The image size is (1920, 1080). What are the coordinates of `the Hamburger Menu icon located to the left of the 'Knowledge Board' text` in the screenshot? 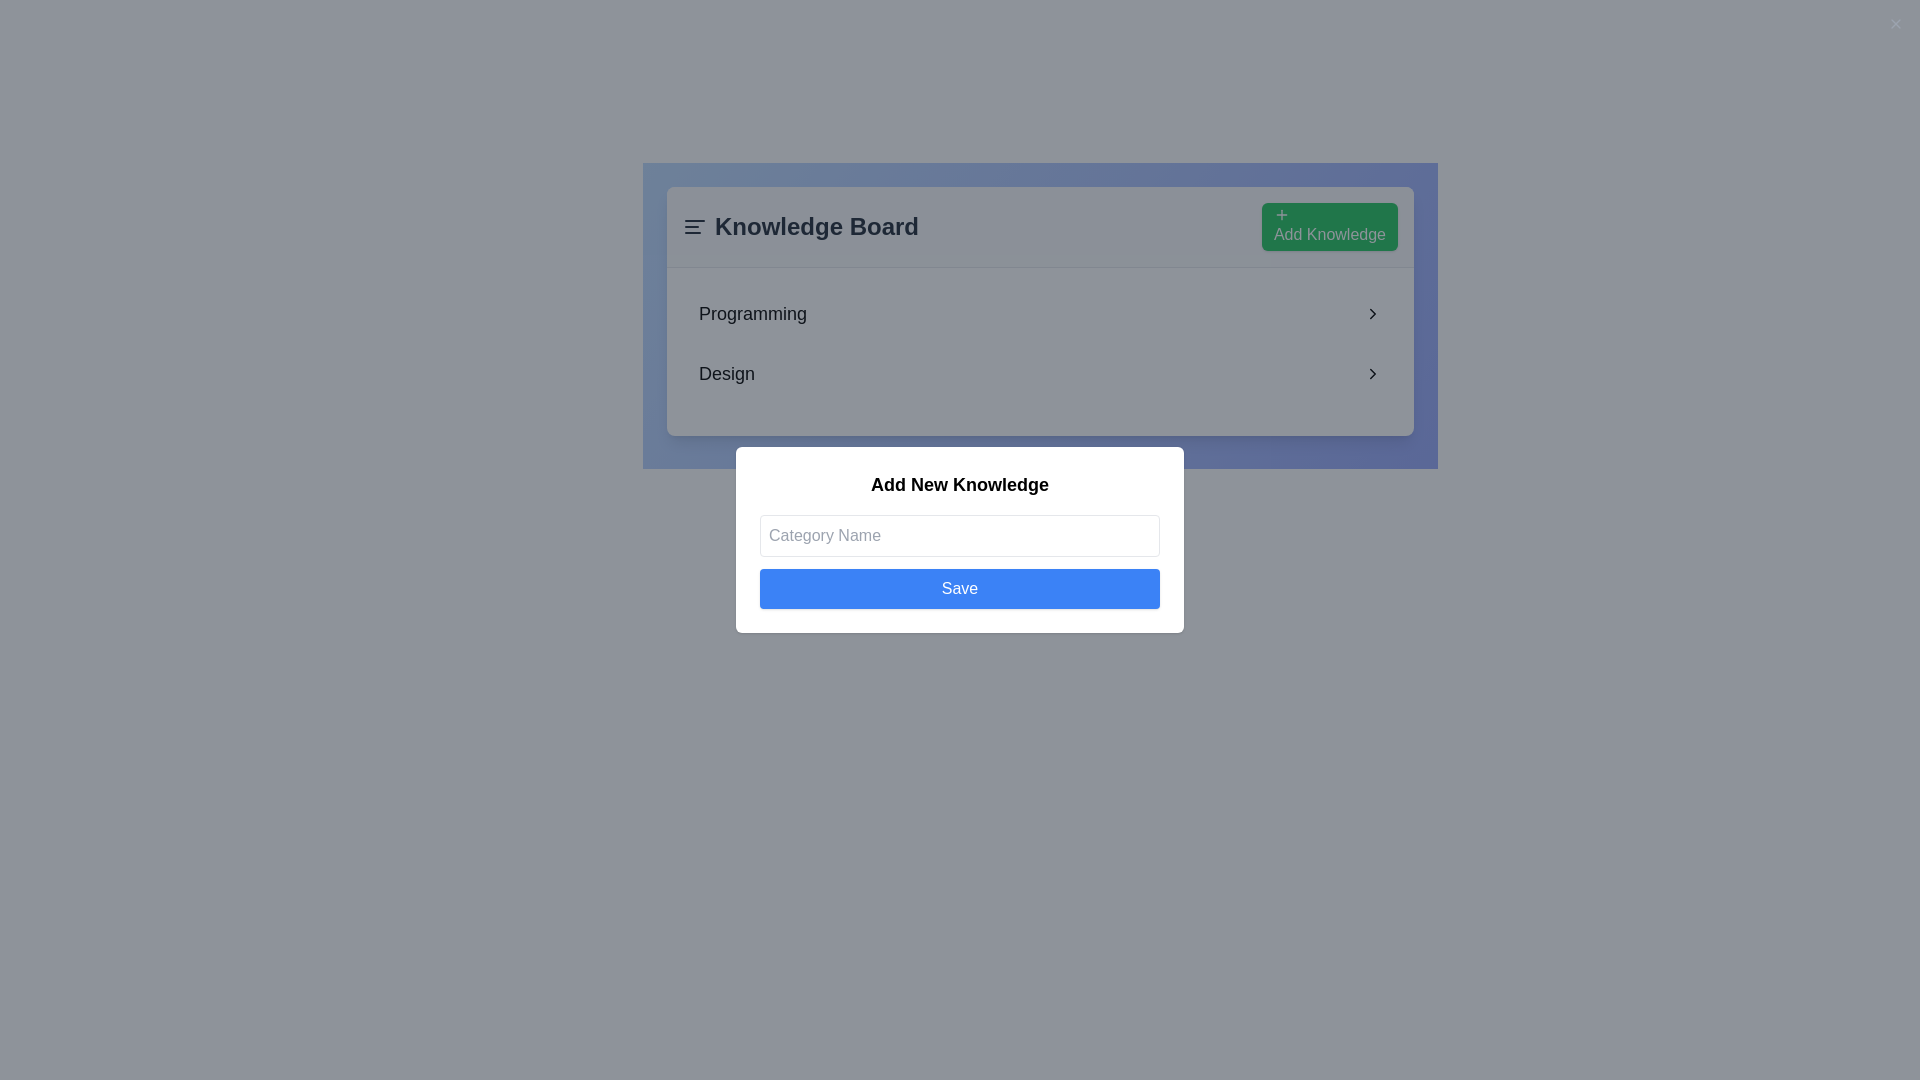 It's located at (695, 226).